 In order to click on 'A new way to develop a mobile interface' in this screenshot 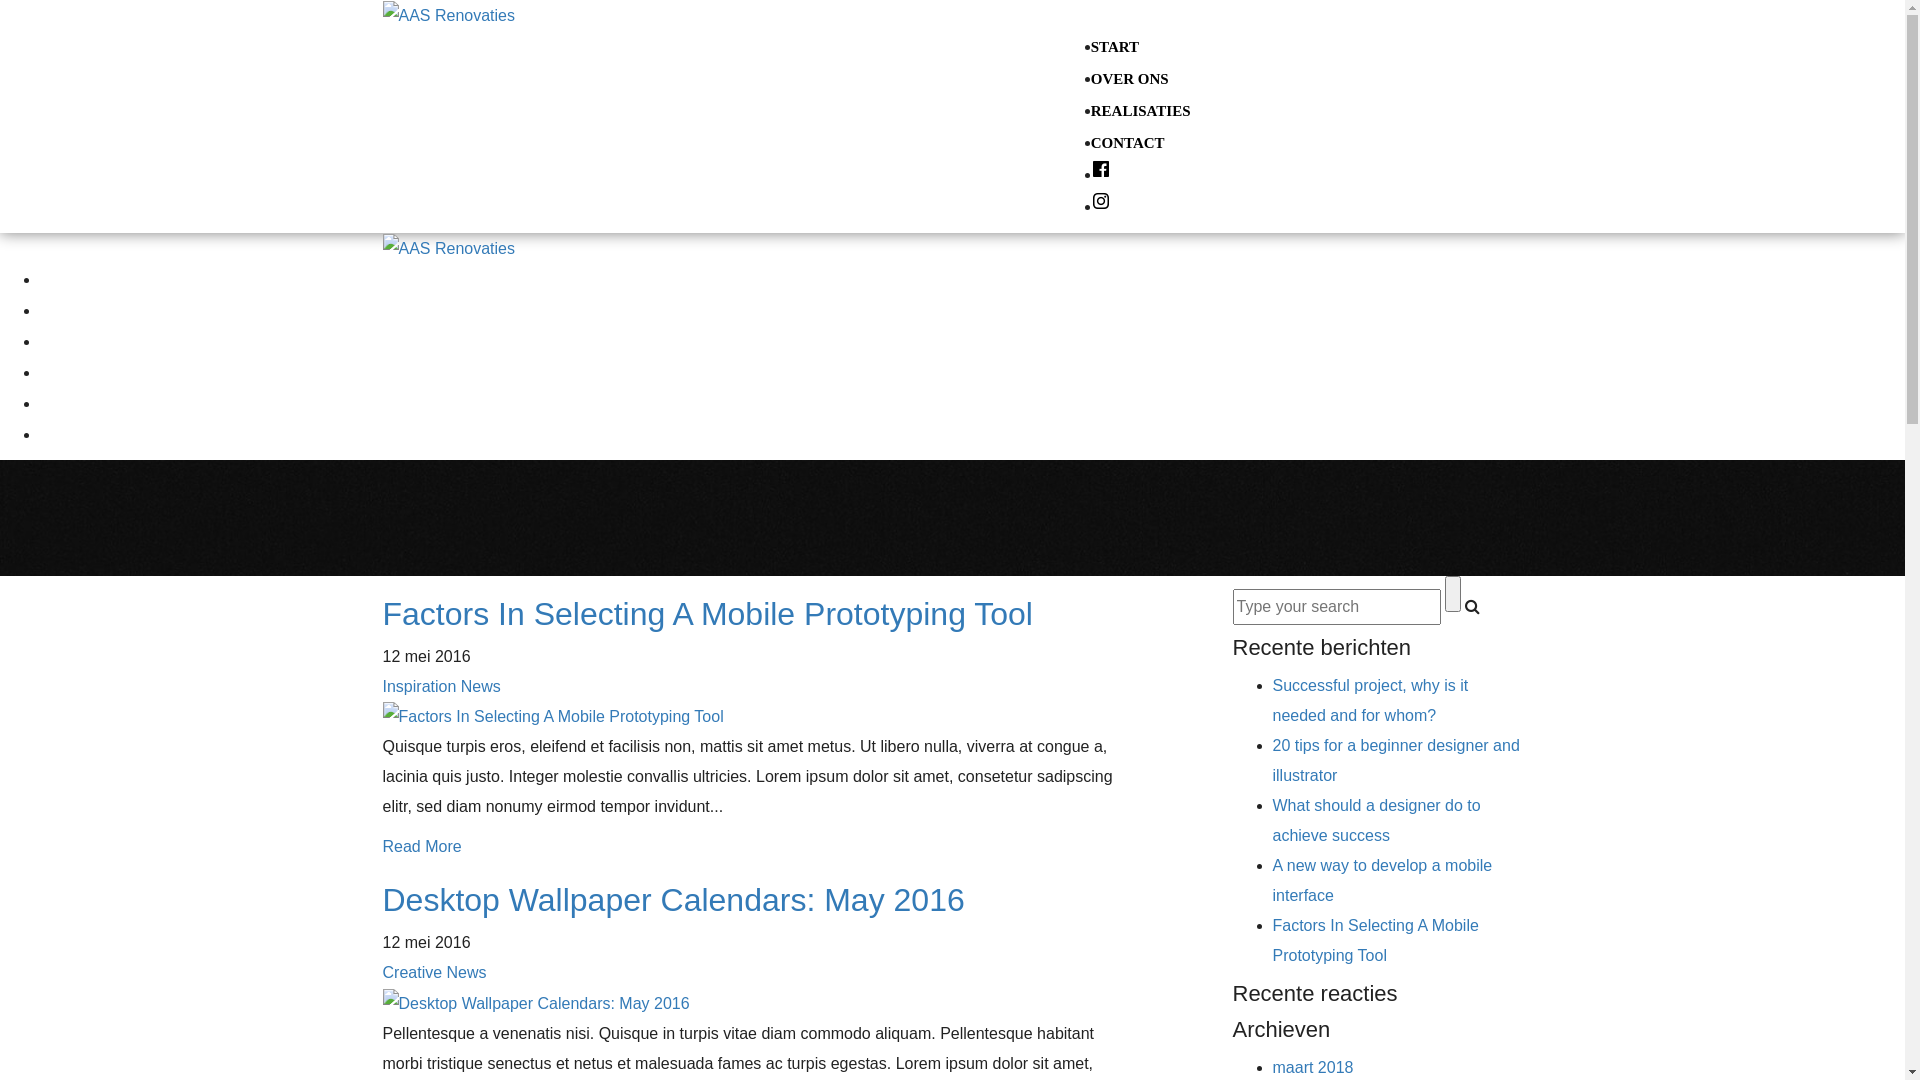, I will do `click(1381, 879)`.